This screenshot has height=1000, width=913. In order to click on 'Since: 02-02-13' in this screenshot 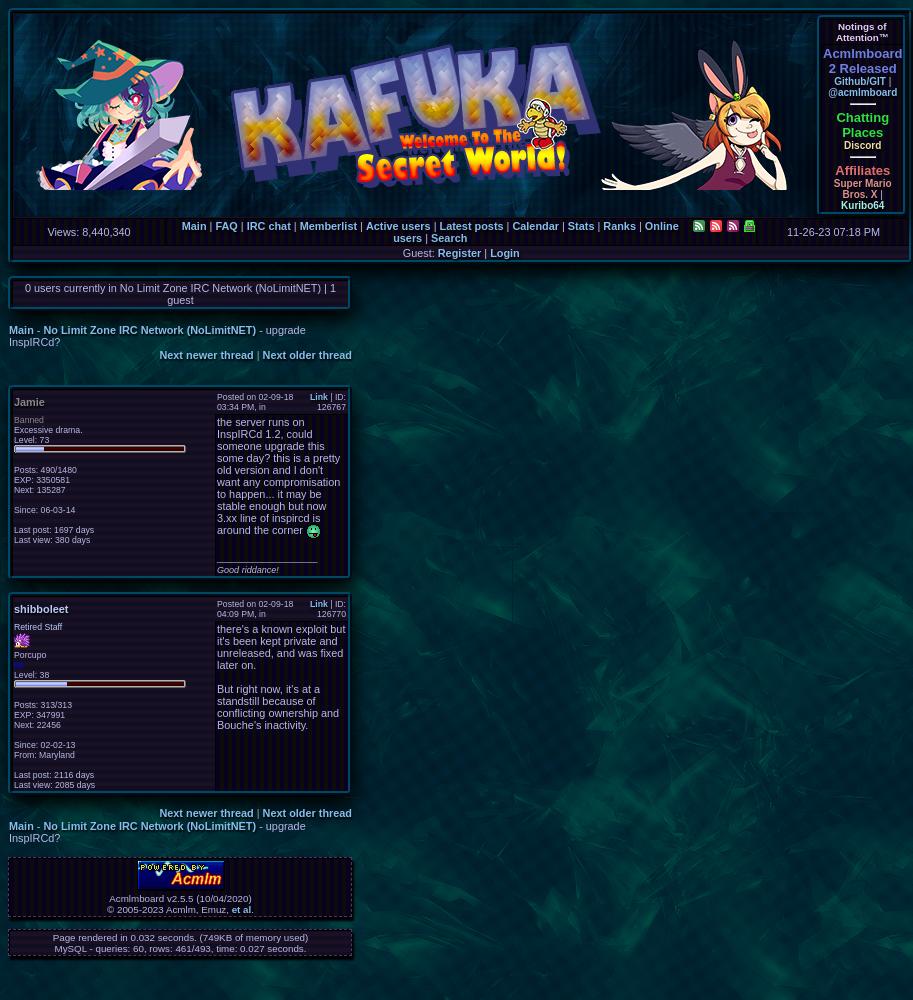, I will do `click(43, 744)`.